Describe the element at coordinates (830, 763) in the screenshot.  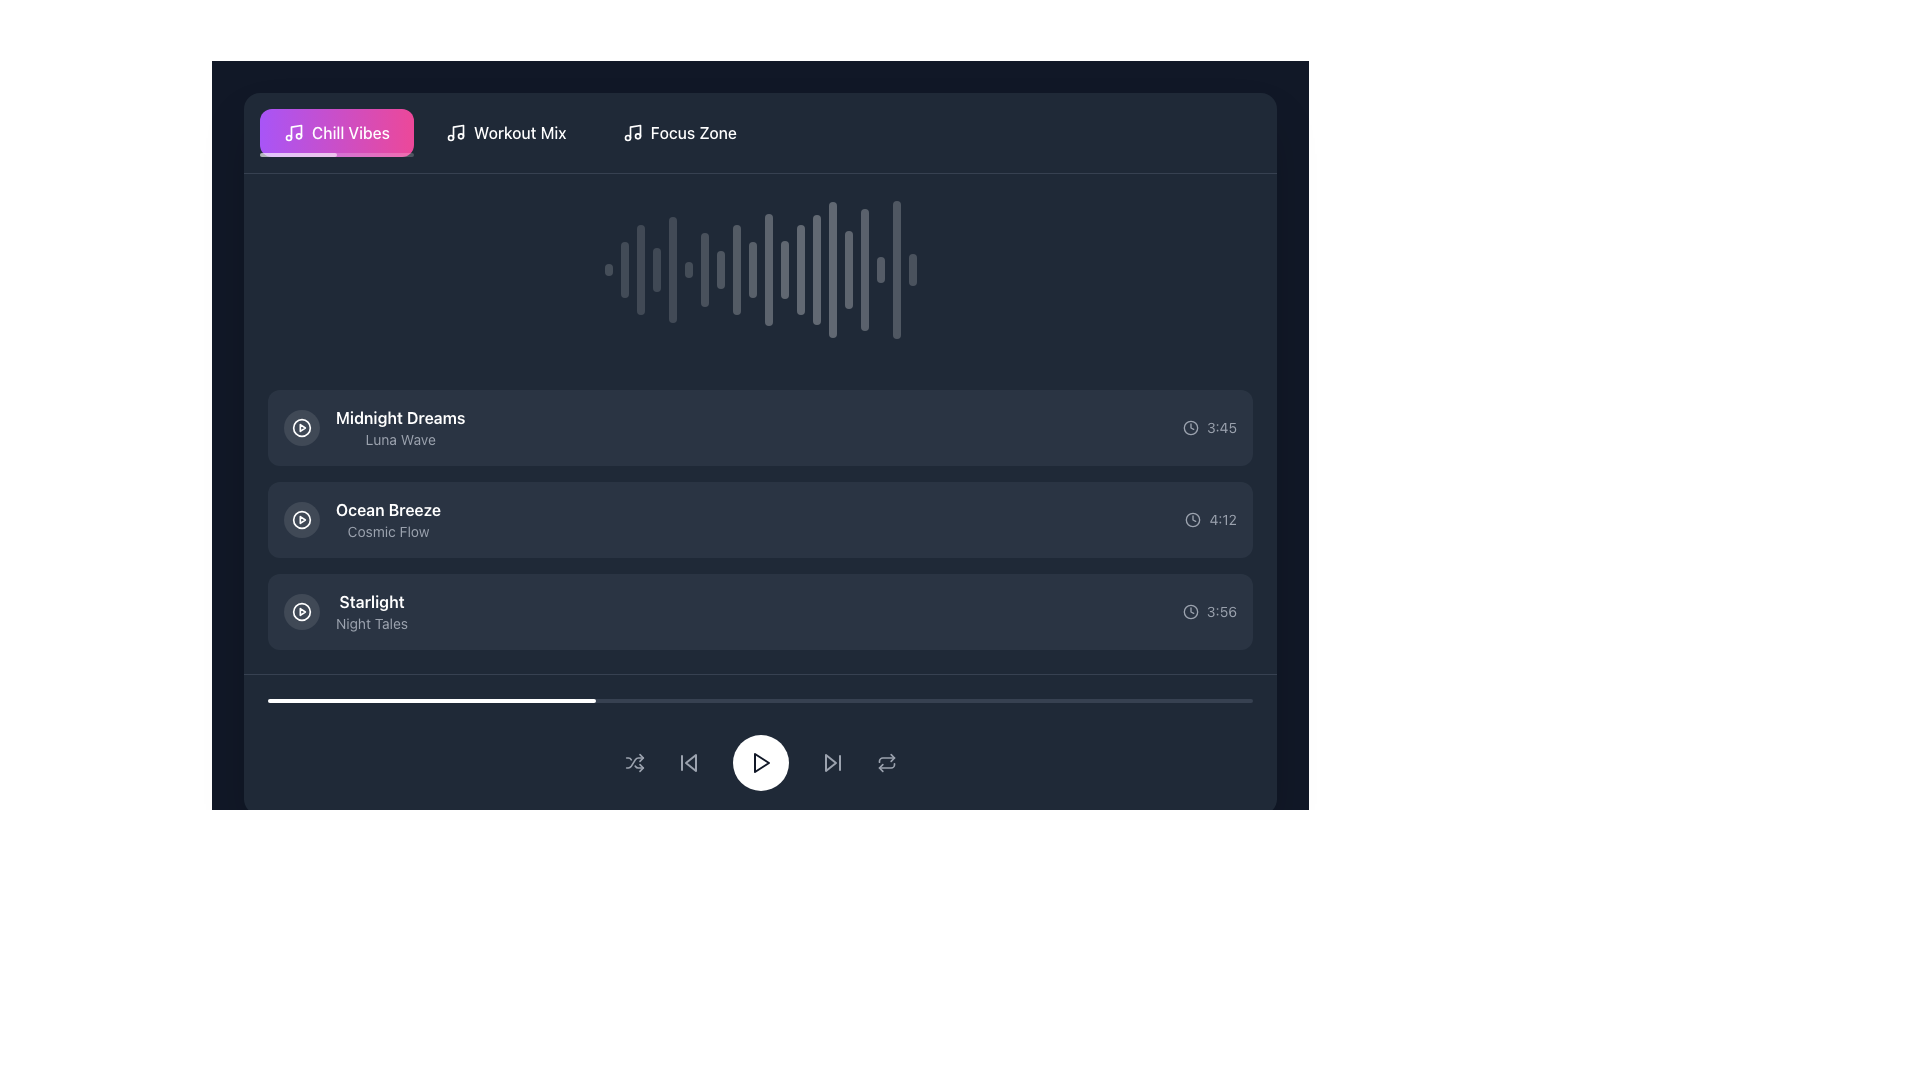
I see `the skip-forward icon located in the bottom control bar` at that location.